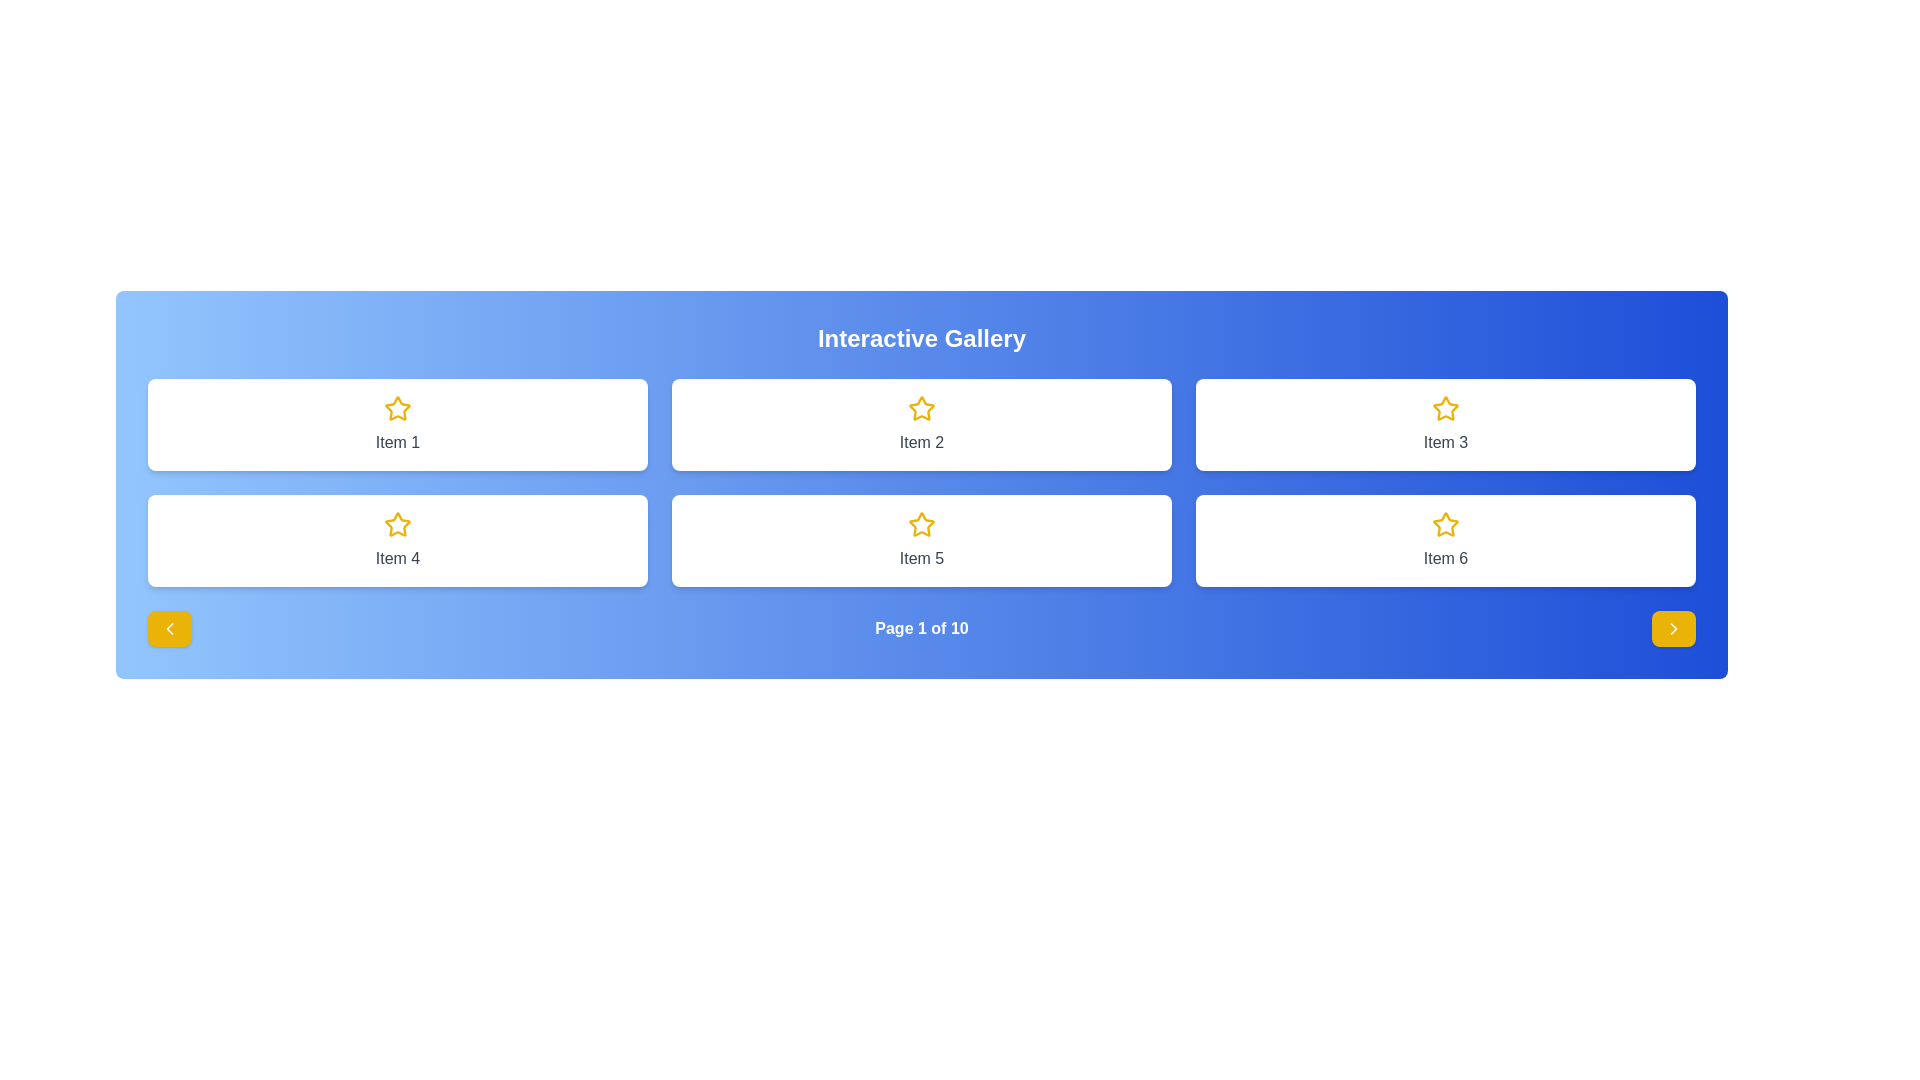  Describe the element at coordinates (920, 523) in the screenshot. I see `the star-shaped icon with a yellow outline located above the text 'Item 5'` at that location.